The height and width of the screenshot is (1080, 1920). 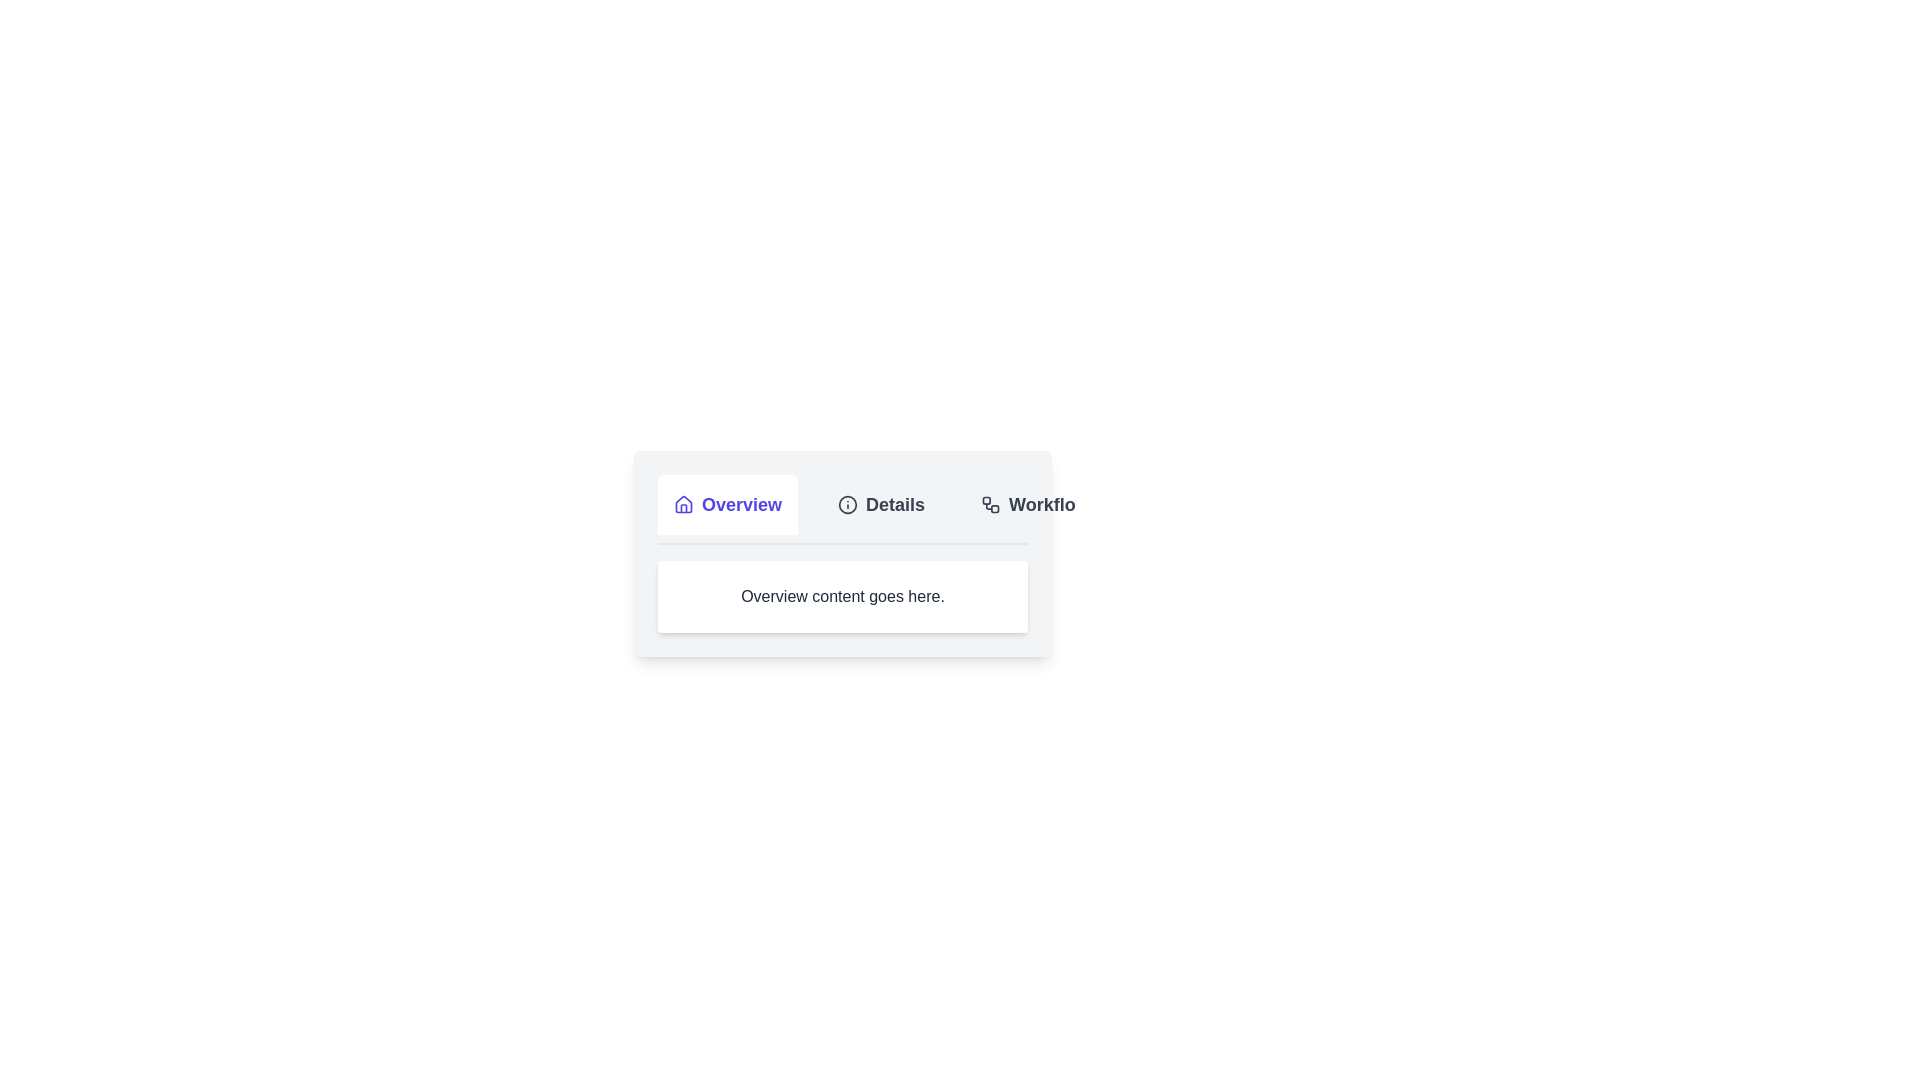 What do you see at coordinates (843, 508) in the screenshot?
I see `the Navigation menu options` at bounding box center [843, 508].